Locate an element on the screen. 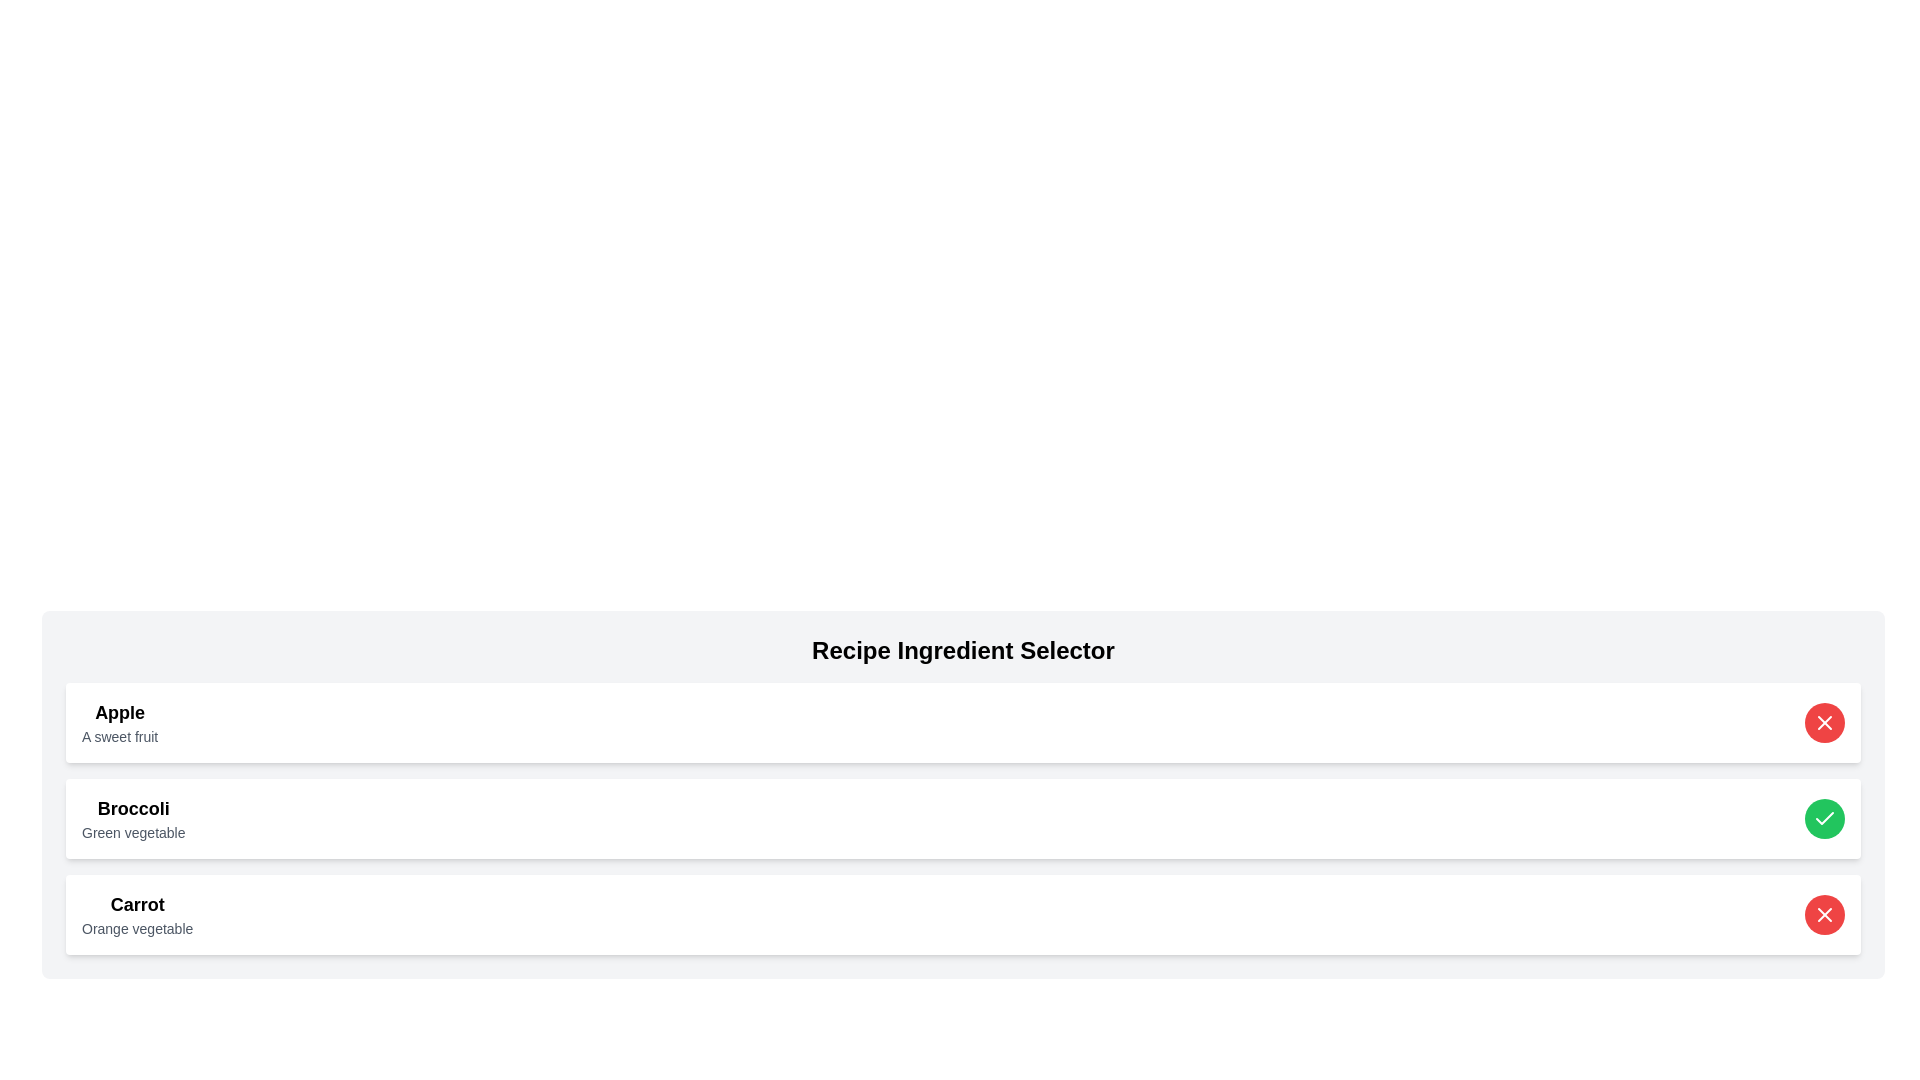 The width and height of the screenshot is (1920, 1080). the green checkmark icon located in the right section of the 'Broccoli' list item to confirm selection is located at coordinates (1824, 818).